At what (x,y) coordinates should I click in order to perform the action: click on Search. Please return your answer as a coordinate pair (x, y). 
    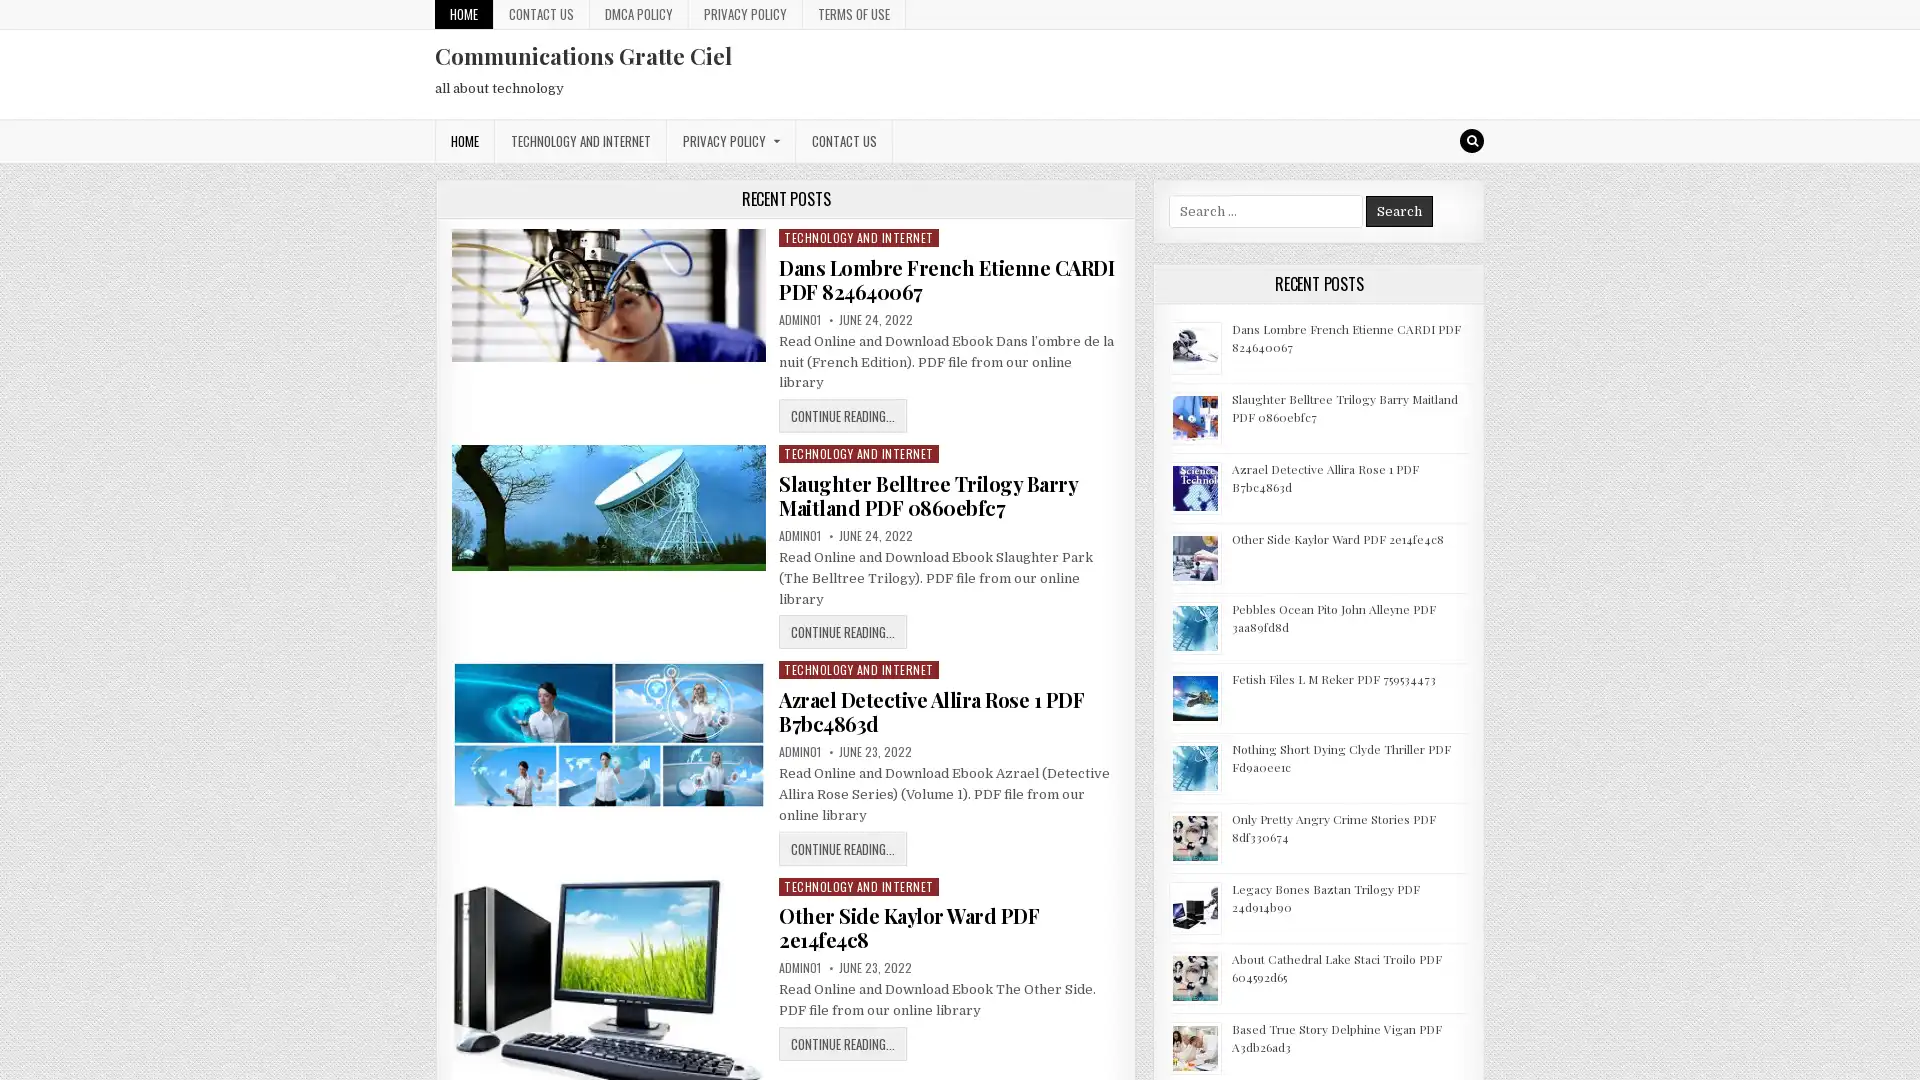
    Looking at the image, I should click on (1398, 211).